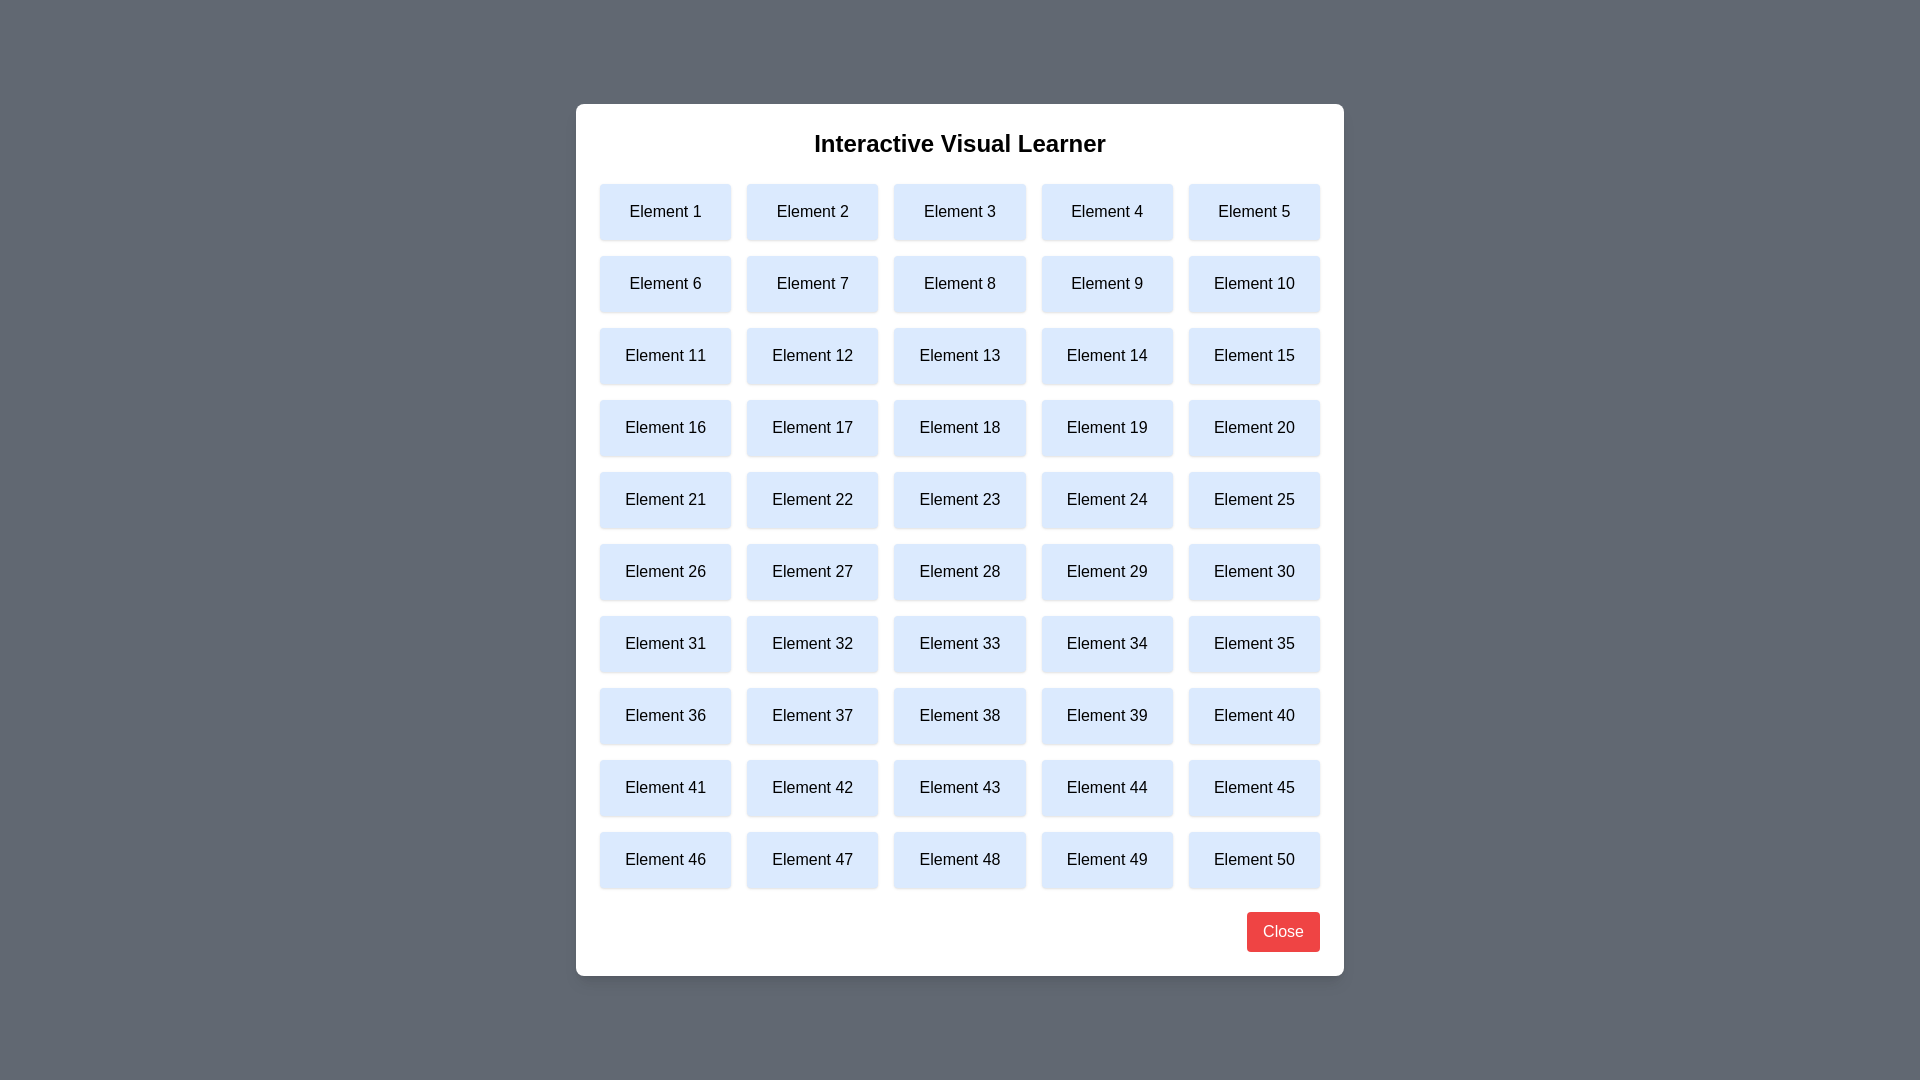  Describe the element at coordinates (960, 142) in the screenshot. I see `the title of the dialog and read it` at that location.